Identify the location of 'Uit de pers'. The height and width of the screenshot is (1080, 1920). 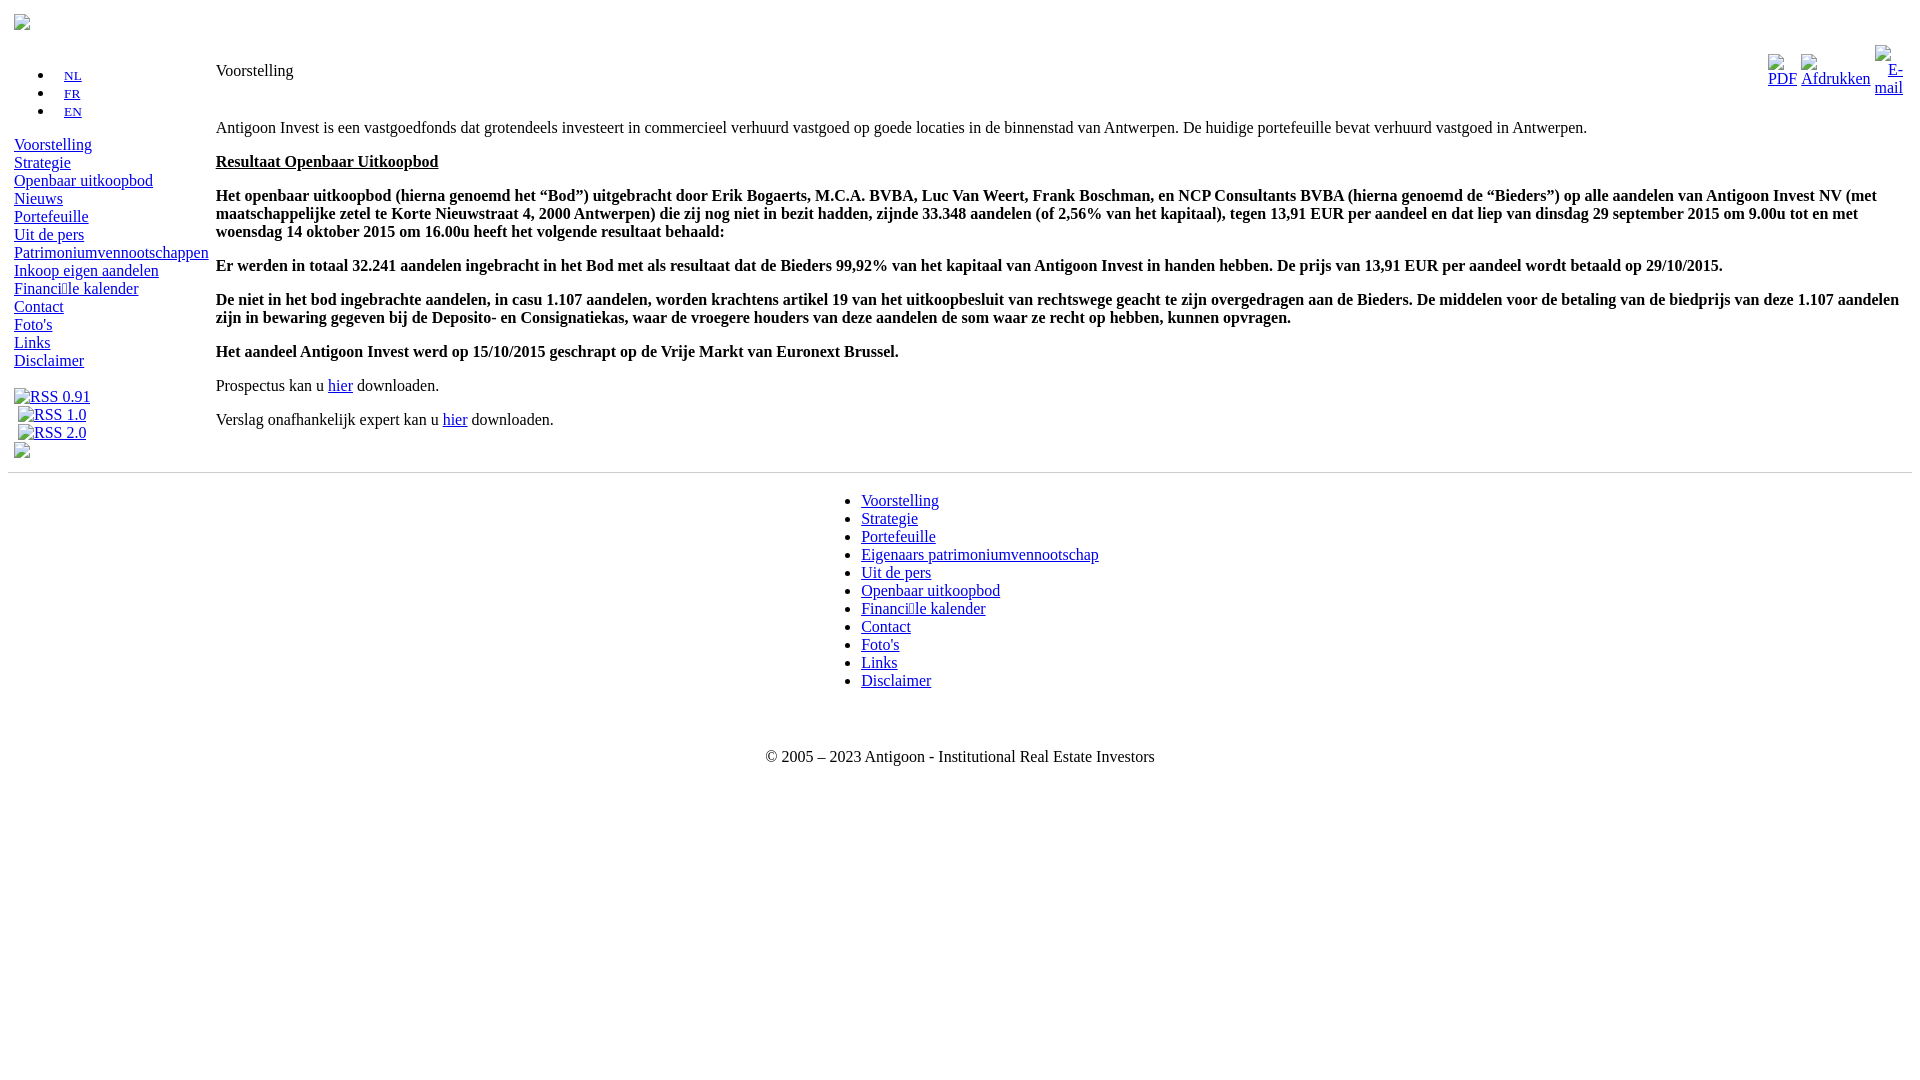
(895, 572).